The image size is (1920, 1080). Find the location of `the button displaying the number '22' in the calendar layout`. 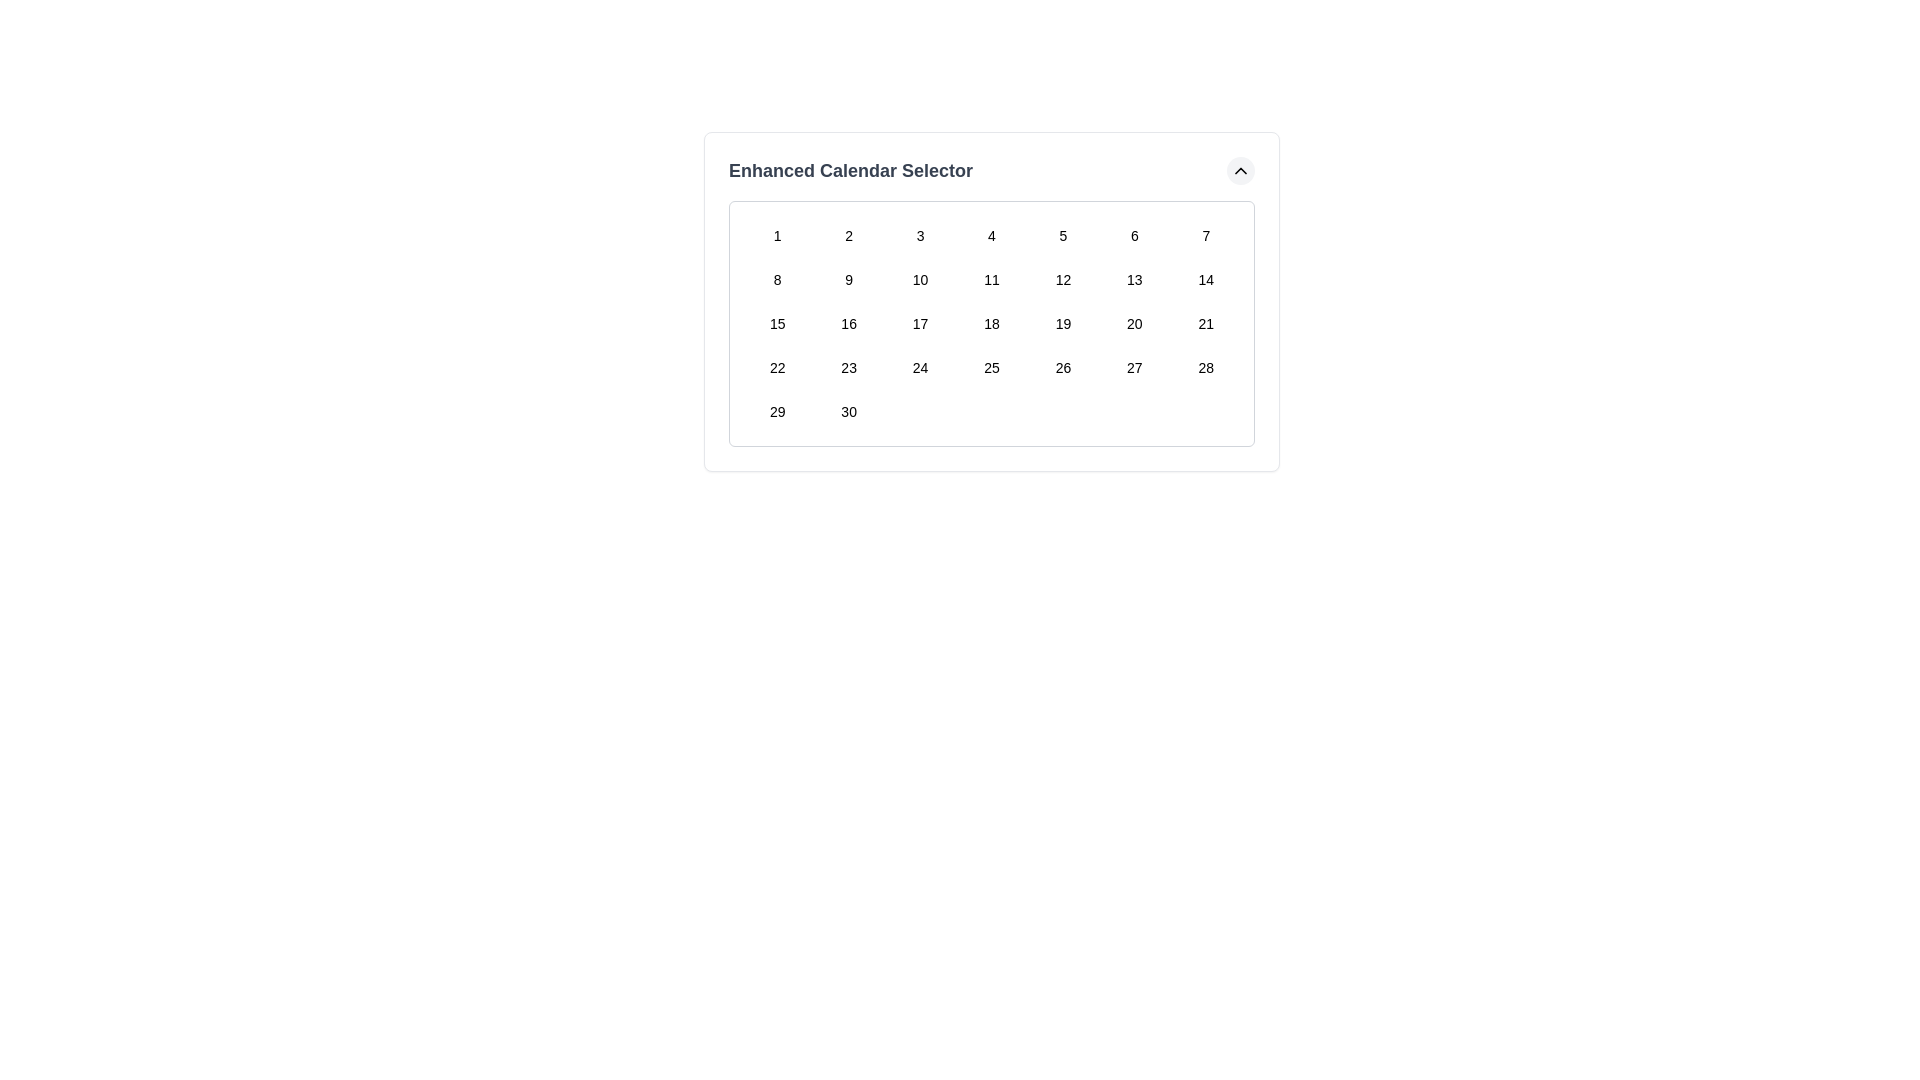

the button displaying the number '22' in the calendar layout is located at coordinates (776, 367).